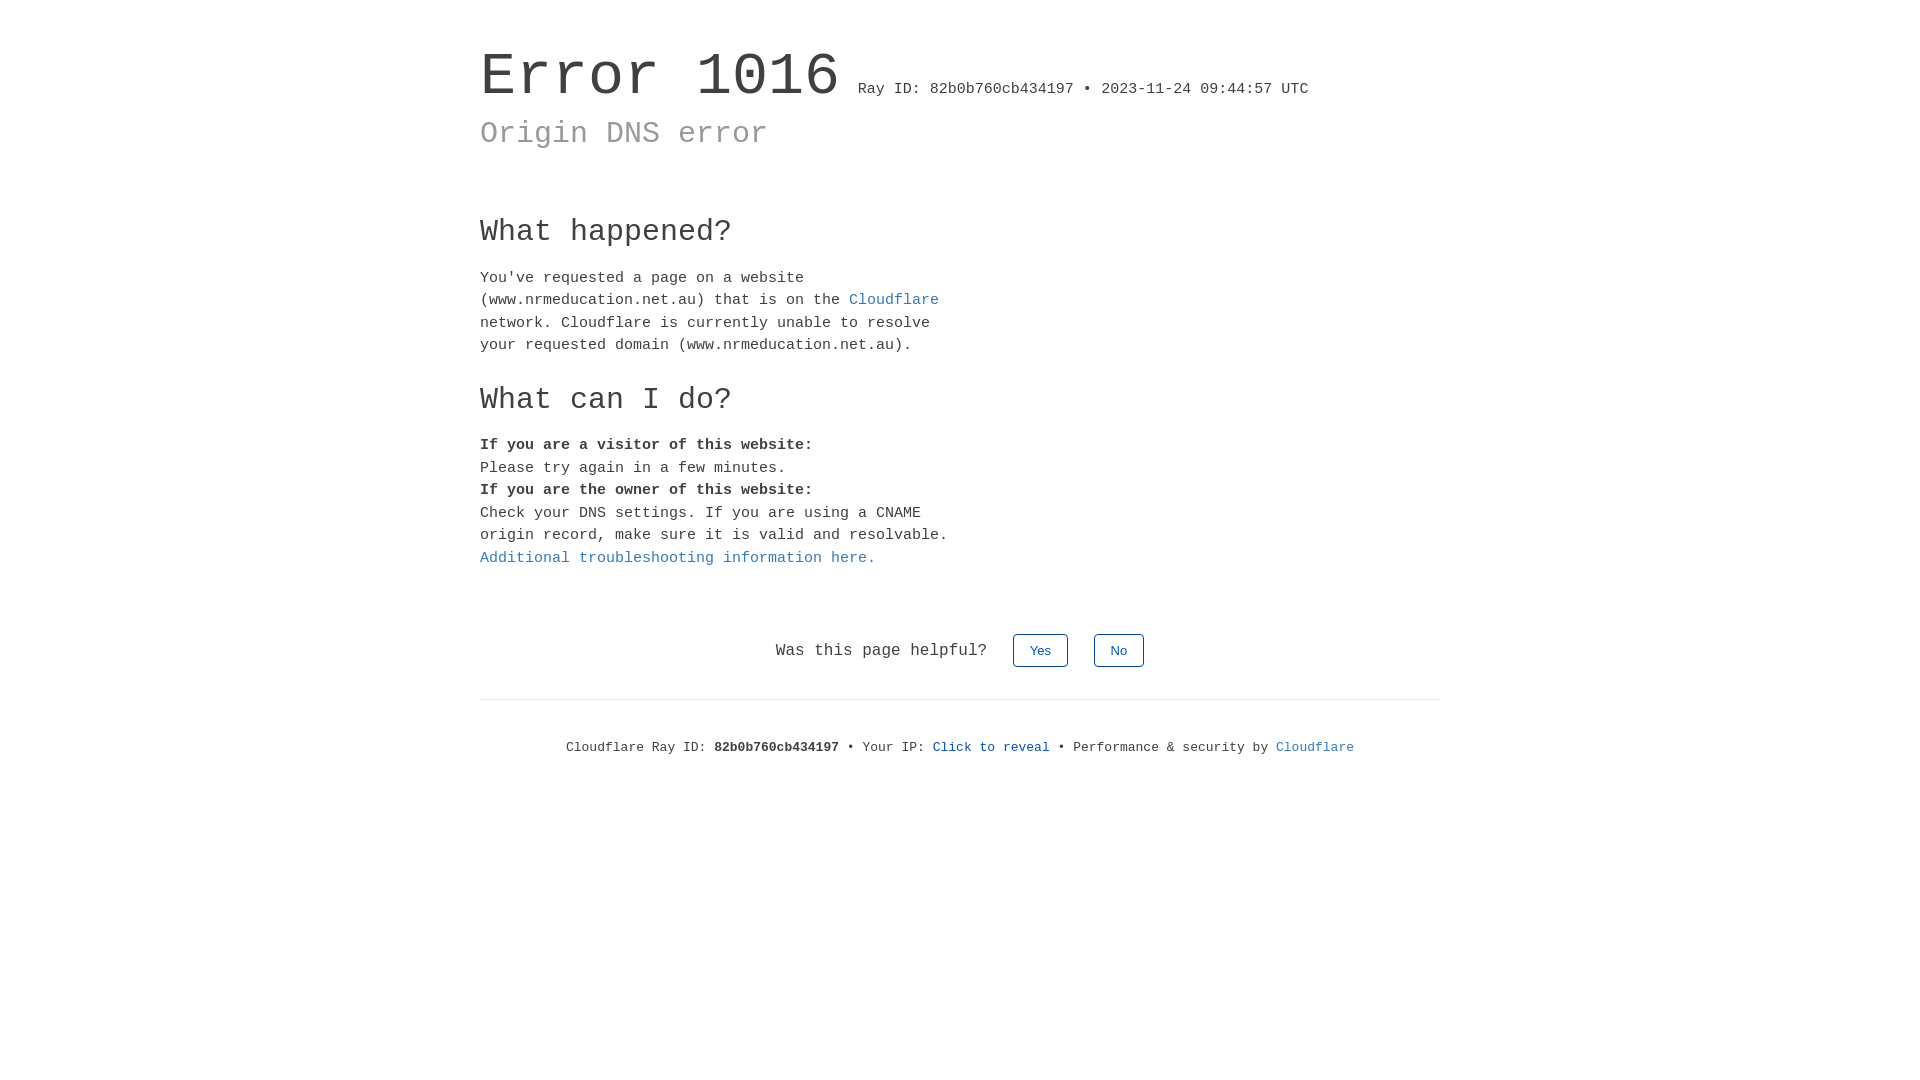  What do you see at coordinates (1315, 747) in the screenshot?
I see `'Cloudflare'` at bounding box center [1315, 747].